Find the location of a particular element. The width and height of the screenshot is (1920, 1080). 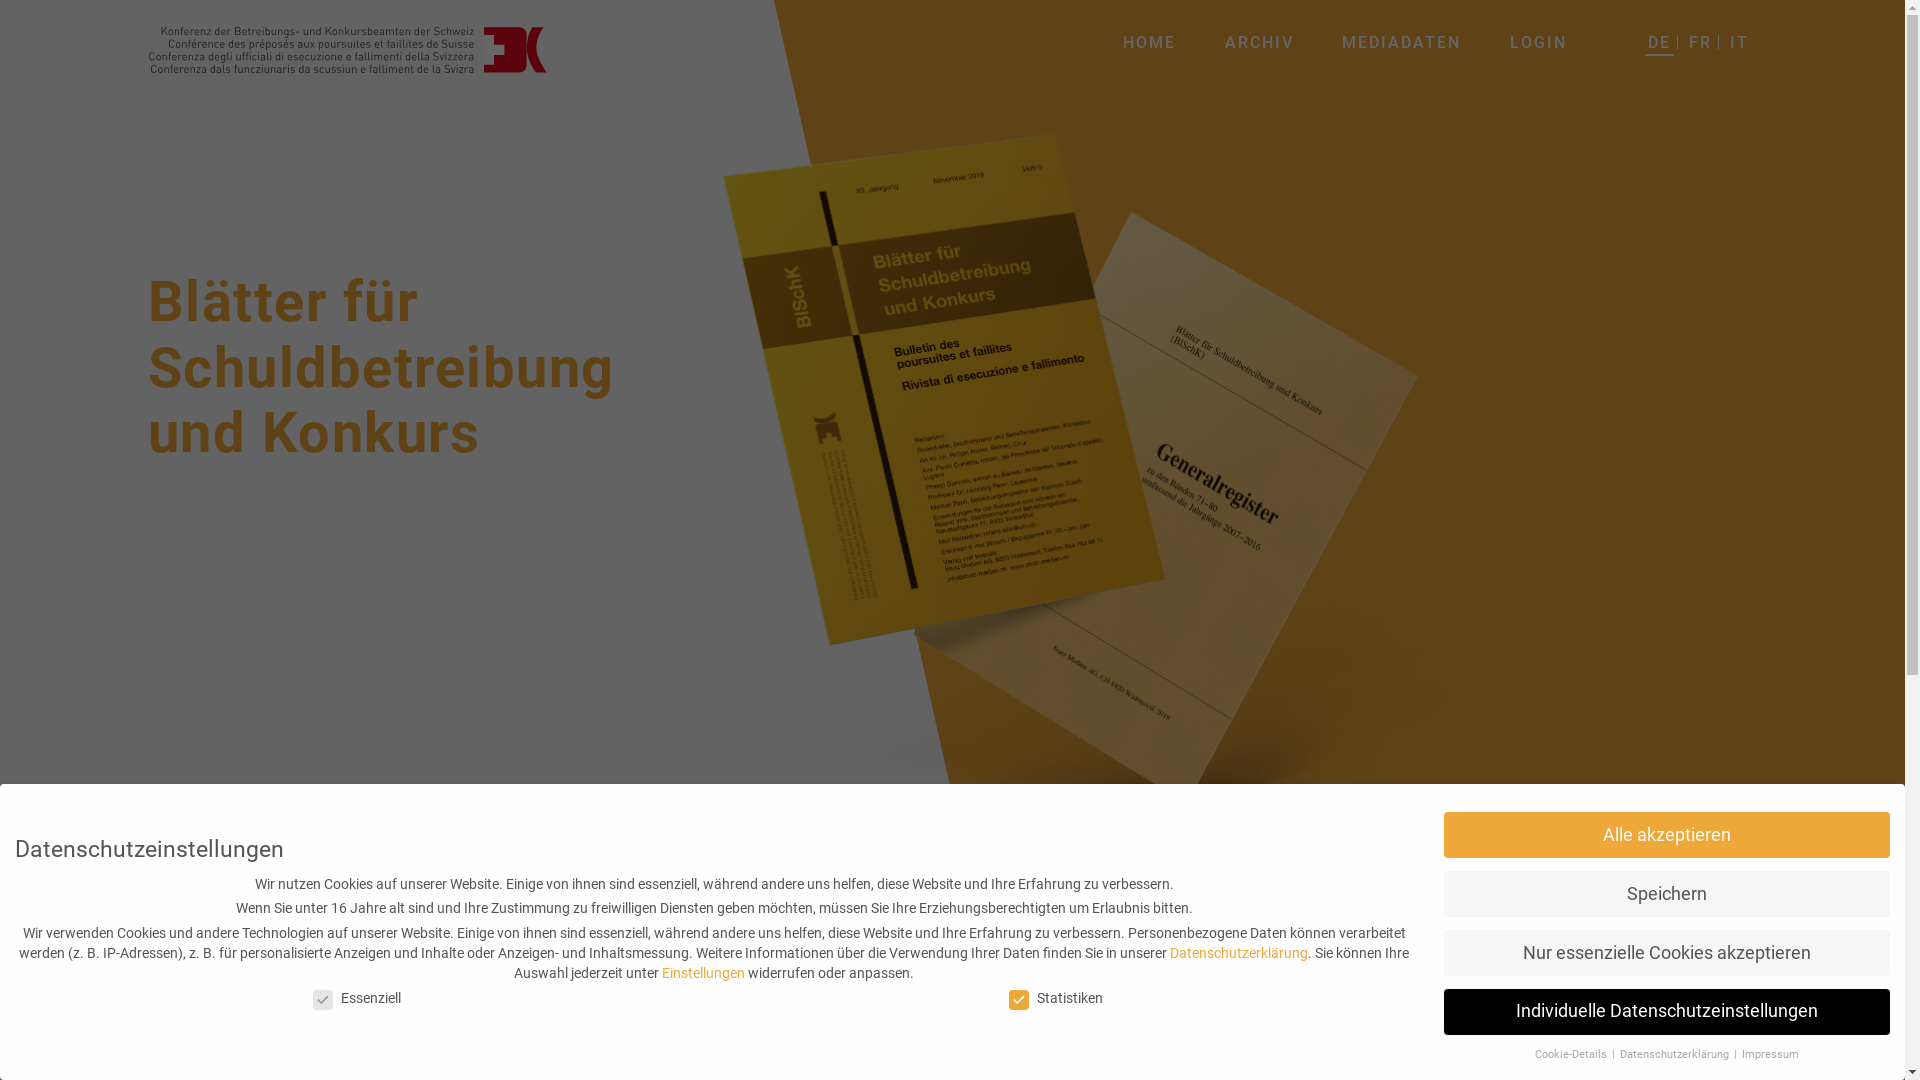

'Individuelle Datenschutzeinstellungen' is located at coordinates (1666, 1011).